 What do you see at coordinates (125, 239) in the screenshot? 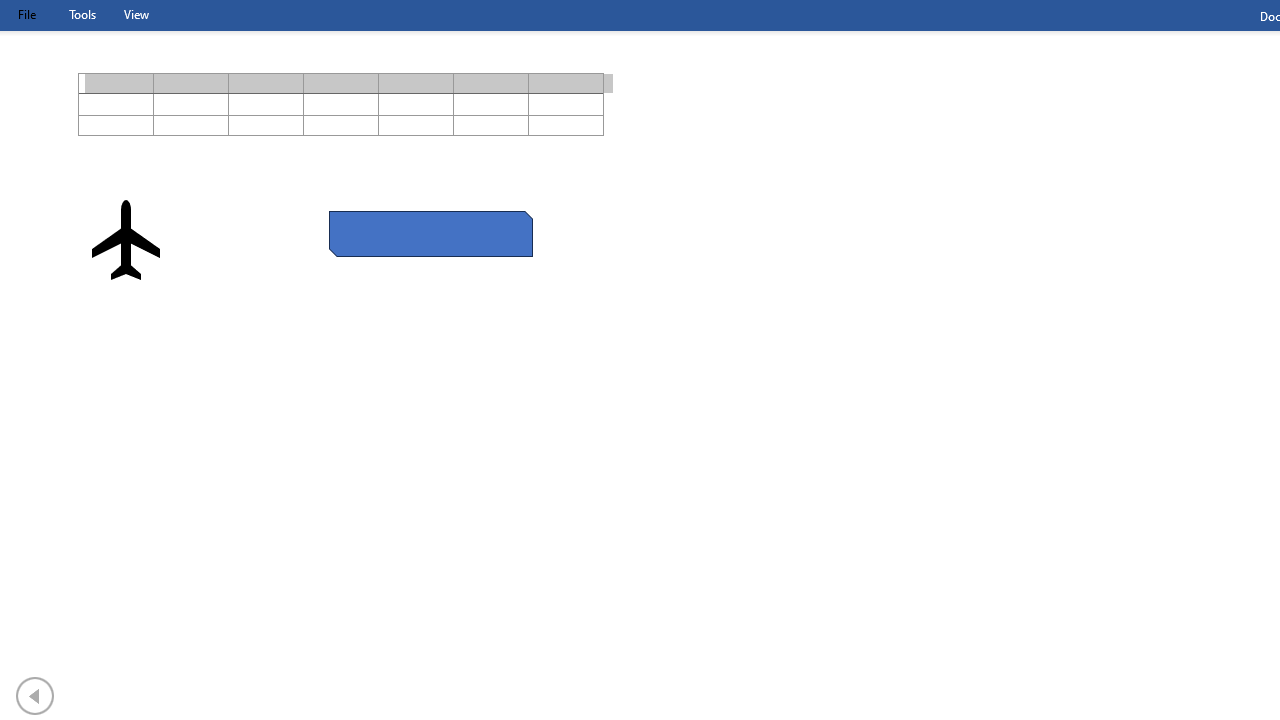
I see `'Airplane with solid fill'` at bounding box center [125, 239].